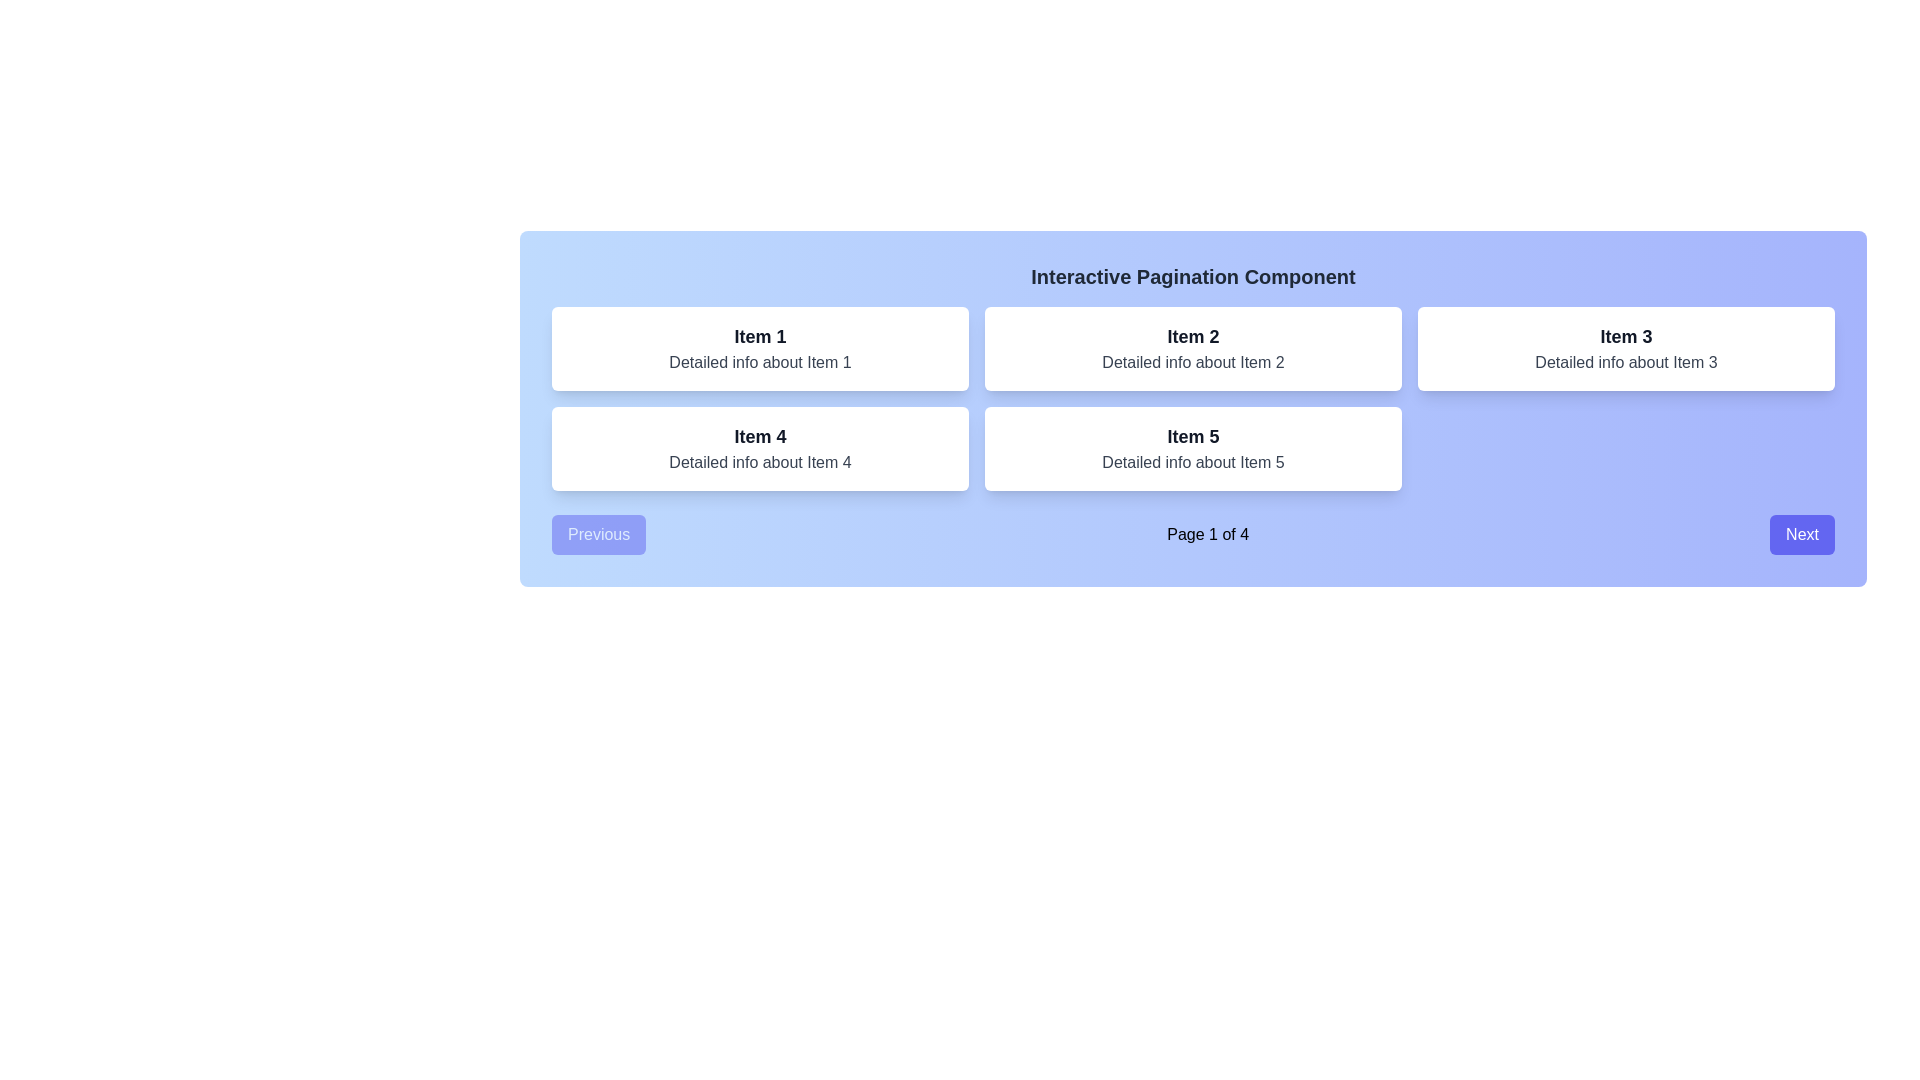 This screenshot has height=1080, width=1920. Describe the element at coordinates (1193, 362) in the screenshot. I see `detailed text label providing supplementary information related to 'Item 2', located below the 'Item 2' text in the card within the second column of the top row` at that location.